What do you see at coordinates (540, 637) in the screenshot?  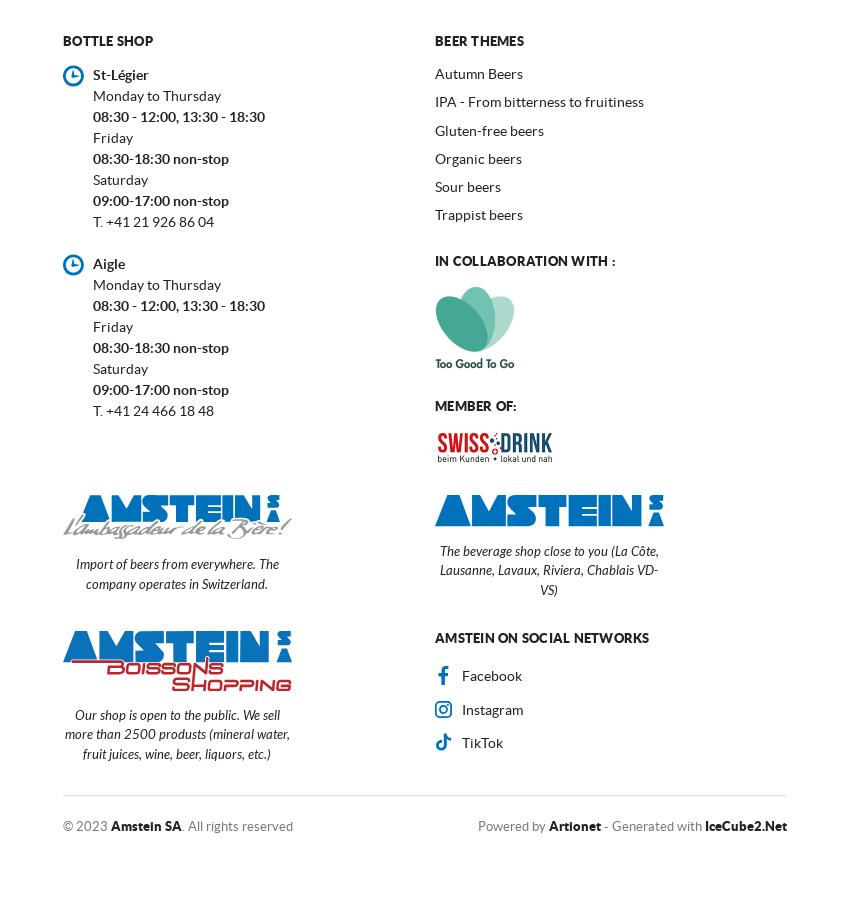 I see `'Amstein on social networks'` at bounding box center [540, 637].